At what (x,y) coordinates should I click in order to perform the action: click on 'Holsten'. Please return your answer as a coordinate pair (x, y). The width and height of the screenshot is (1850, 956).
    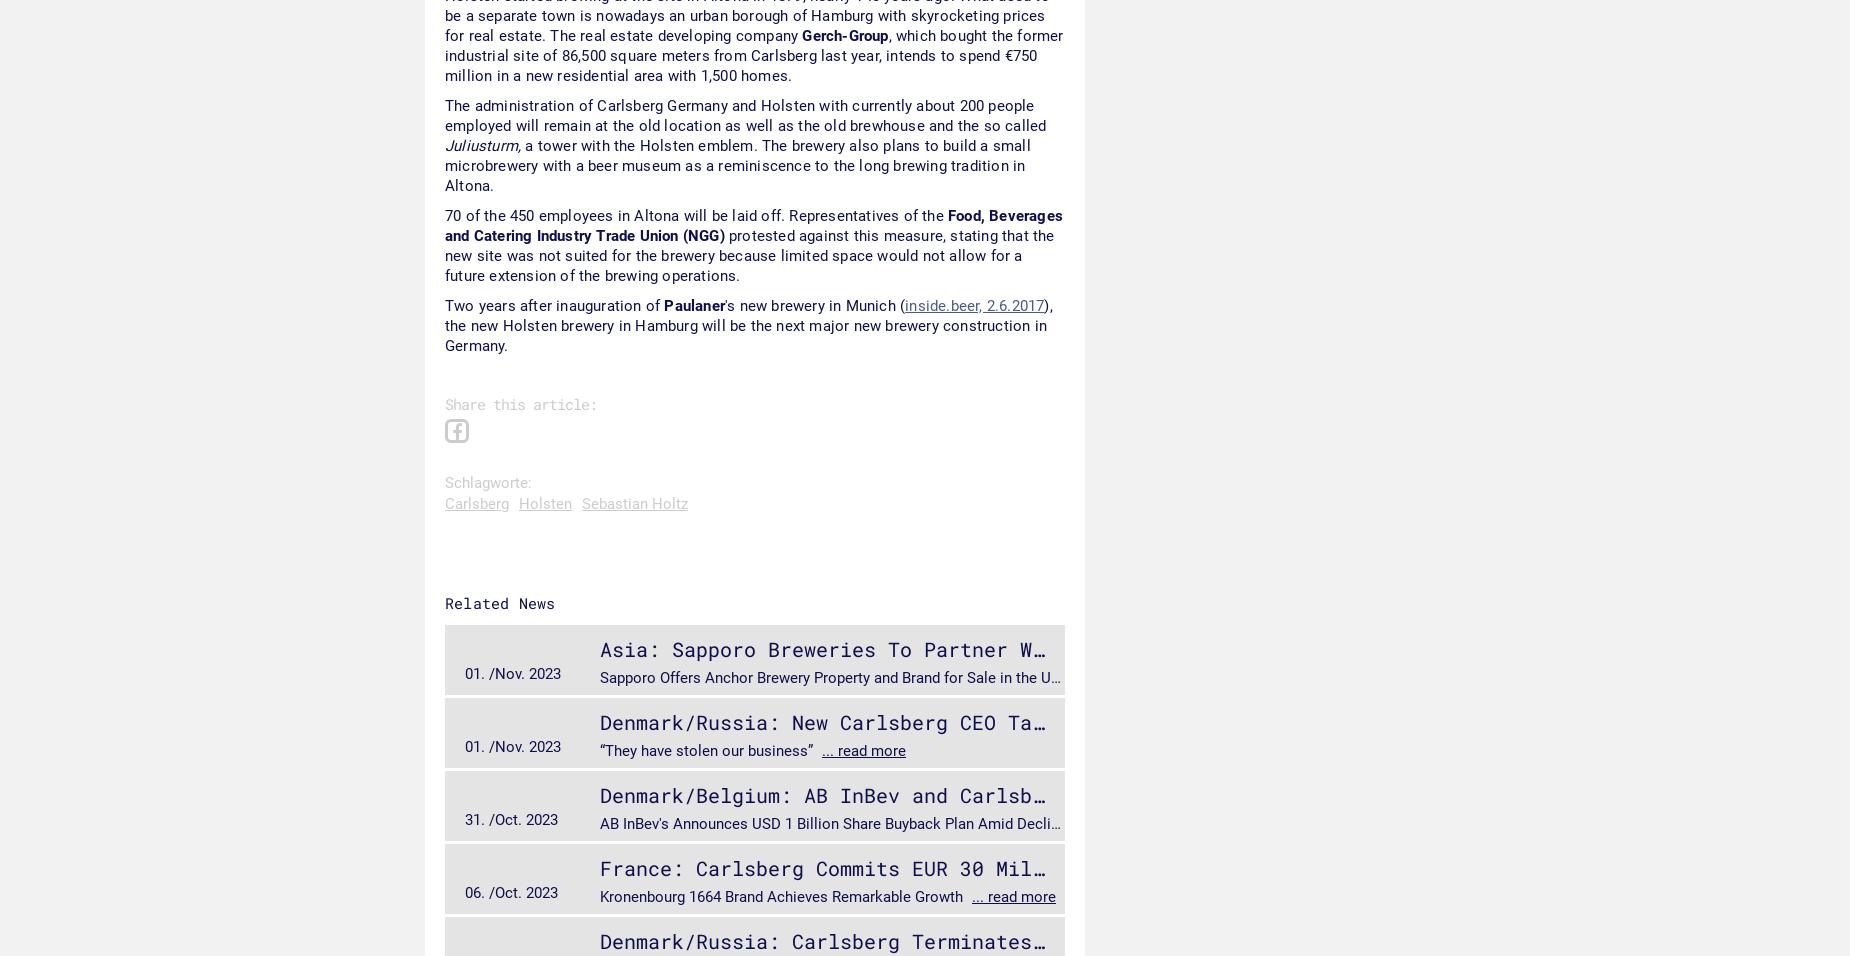
    Looking at the image, I should click on (545, 502).